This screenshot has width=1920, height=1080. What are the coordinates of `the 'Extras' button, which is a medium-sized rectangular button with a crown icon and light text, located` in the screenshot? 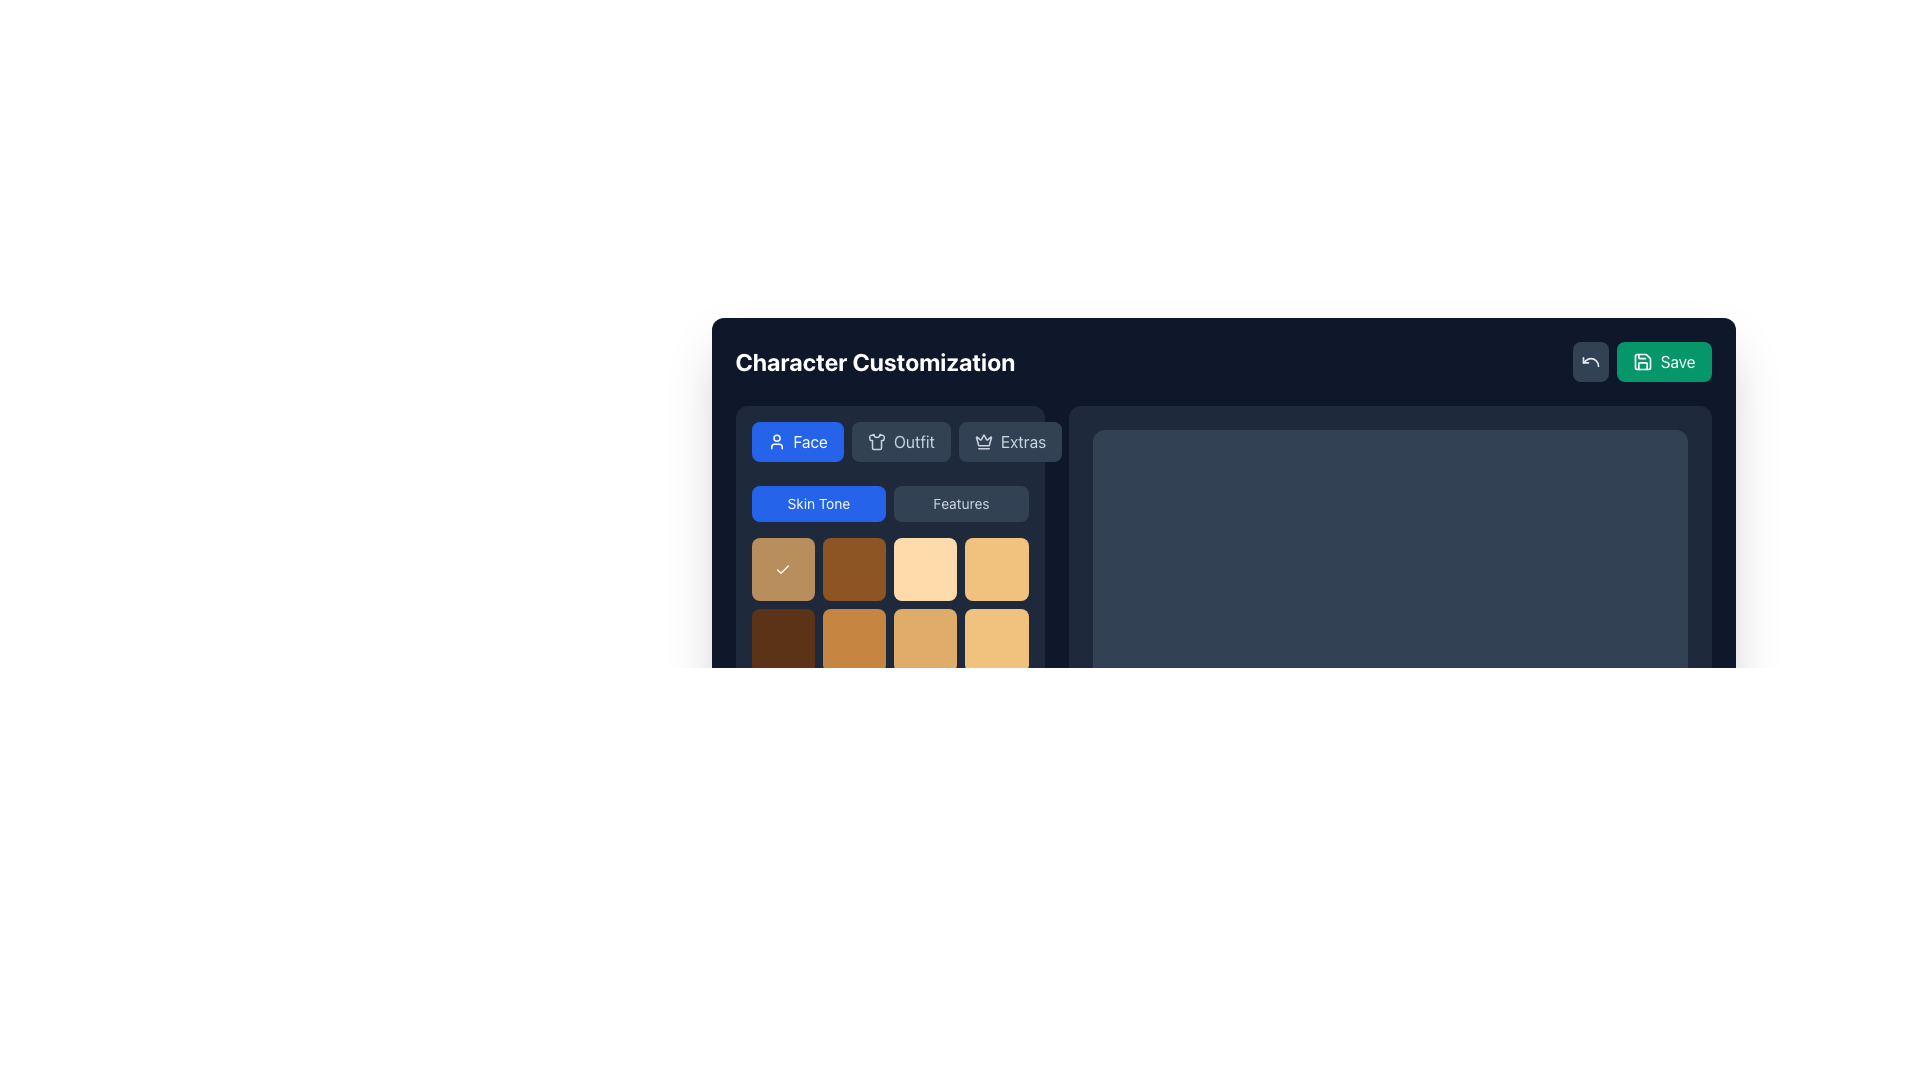 It's located at (1009, 441).